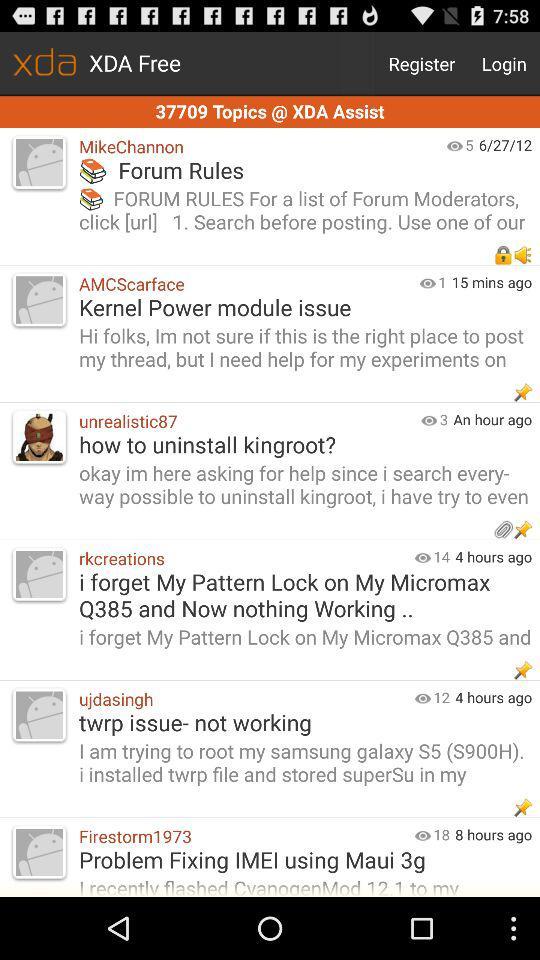 This screenshot has width=540, height=960. I want to click on problem fixing imei app, so click(303, 858).